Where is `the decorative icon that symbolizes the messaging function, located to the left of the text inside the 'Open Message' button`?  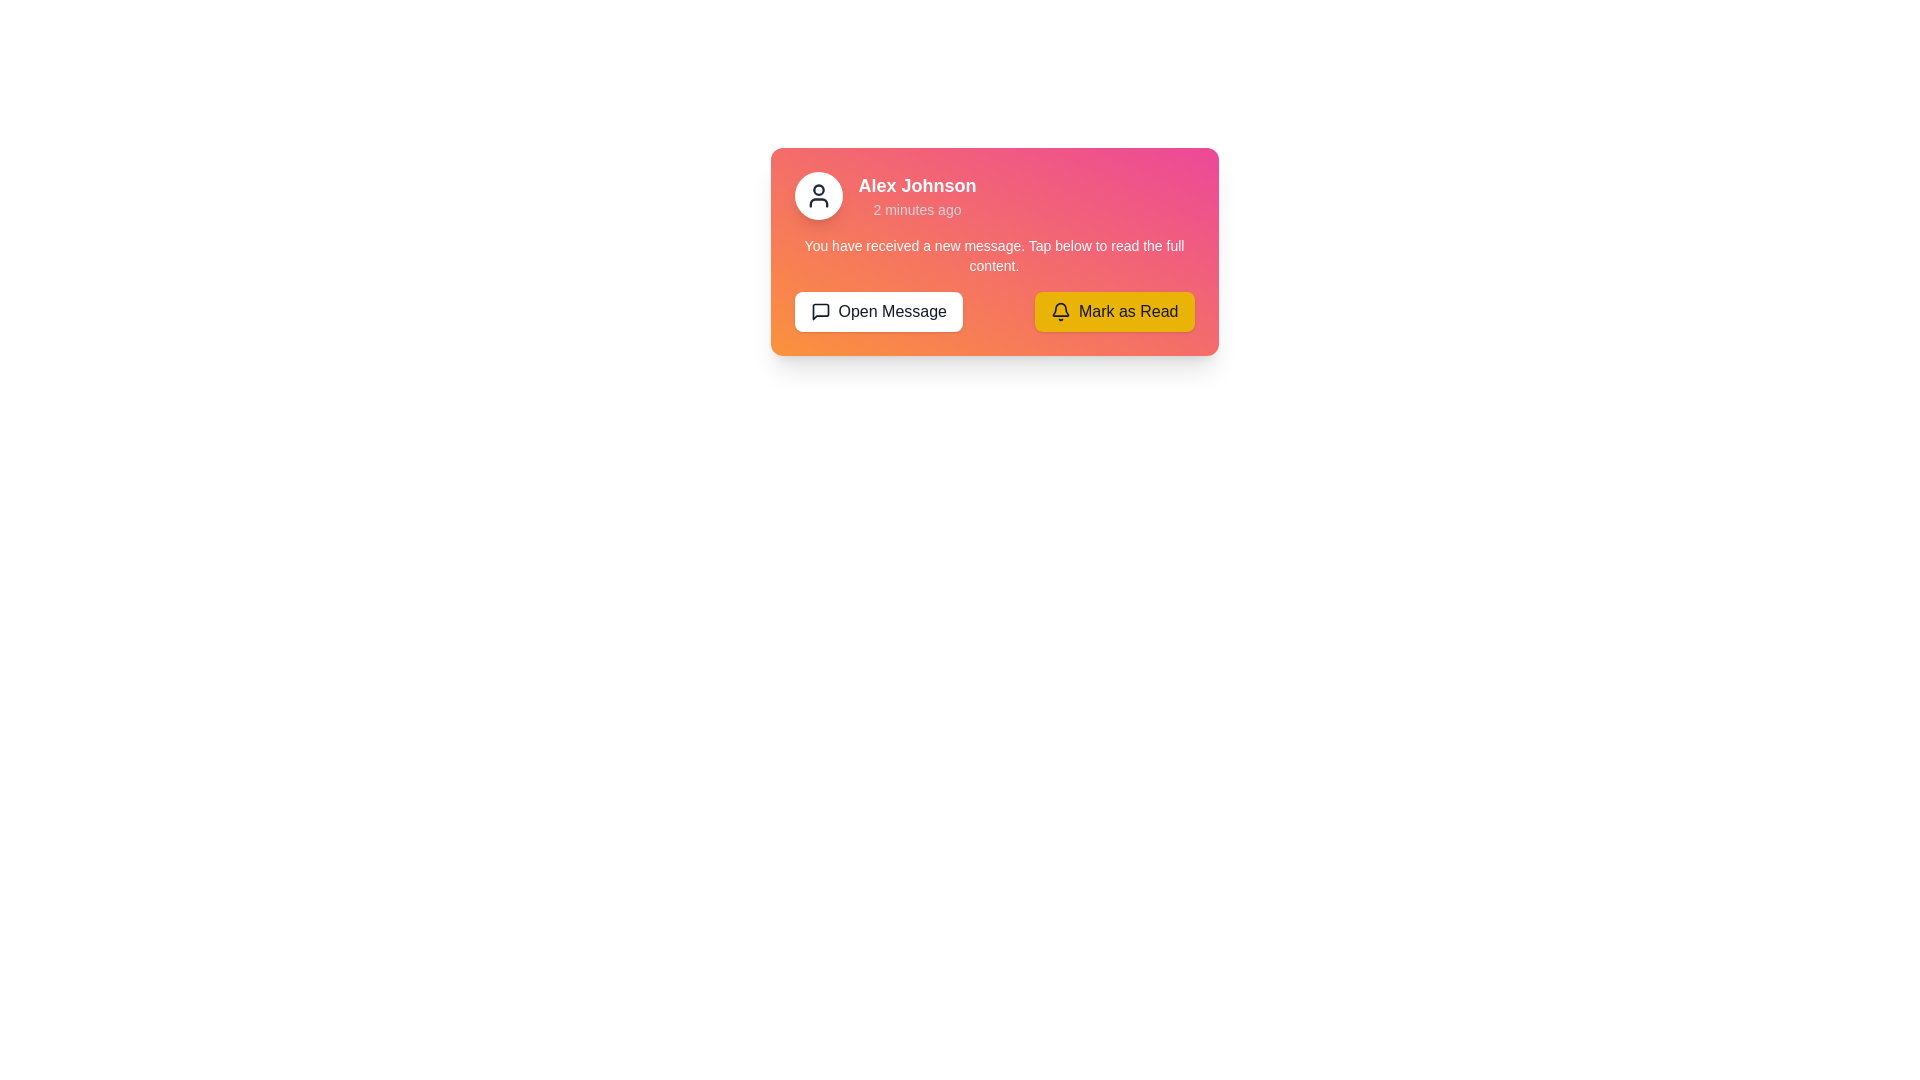 the decorative icon that symbolizes the messaging function, located to the left of the text inside the 'Open Message' button is located at coordinates (820, 312).